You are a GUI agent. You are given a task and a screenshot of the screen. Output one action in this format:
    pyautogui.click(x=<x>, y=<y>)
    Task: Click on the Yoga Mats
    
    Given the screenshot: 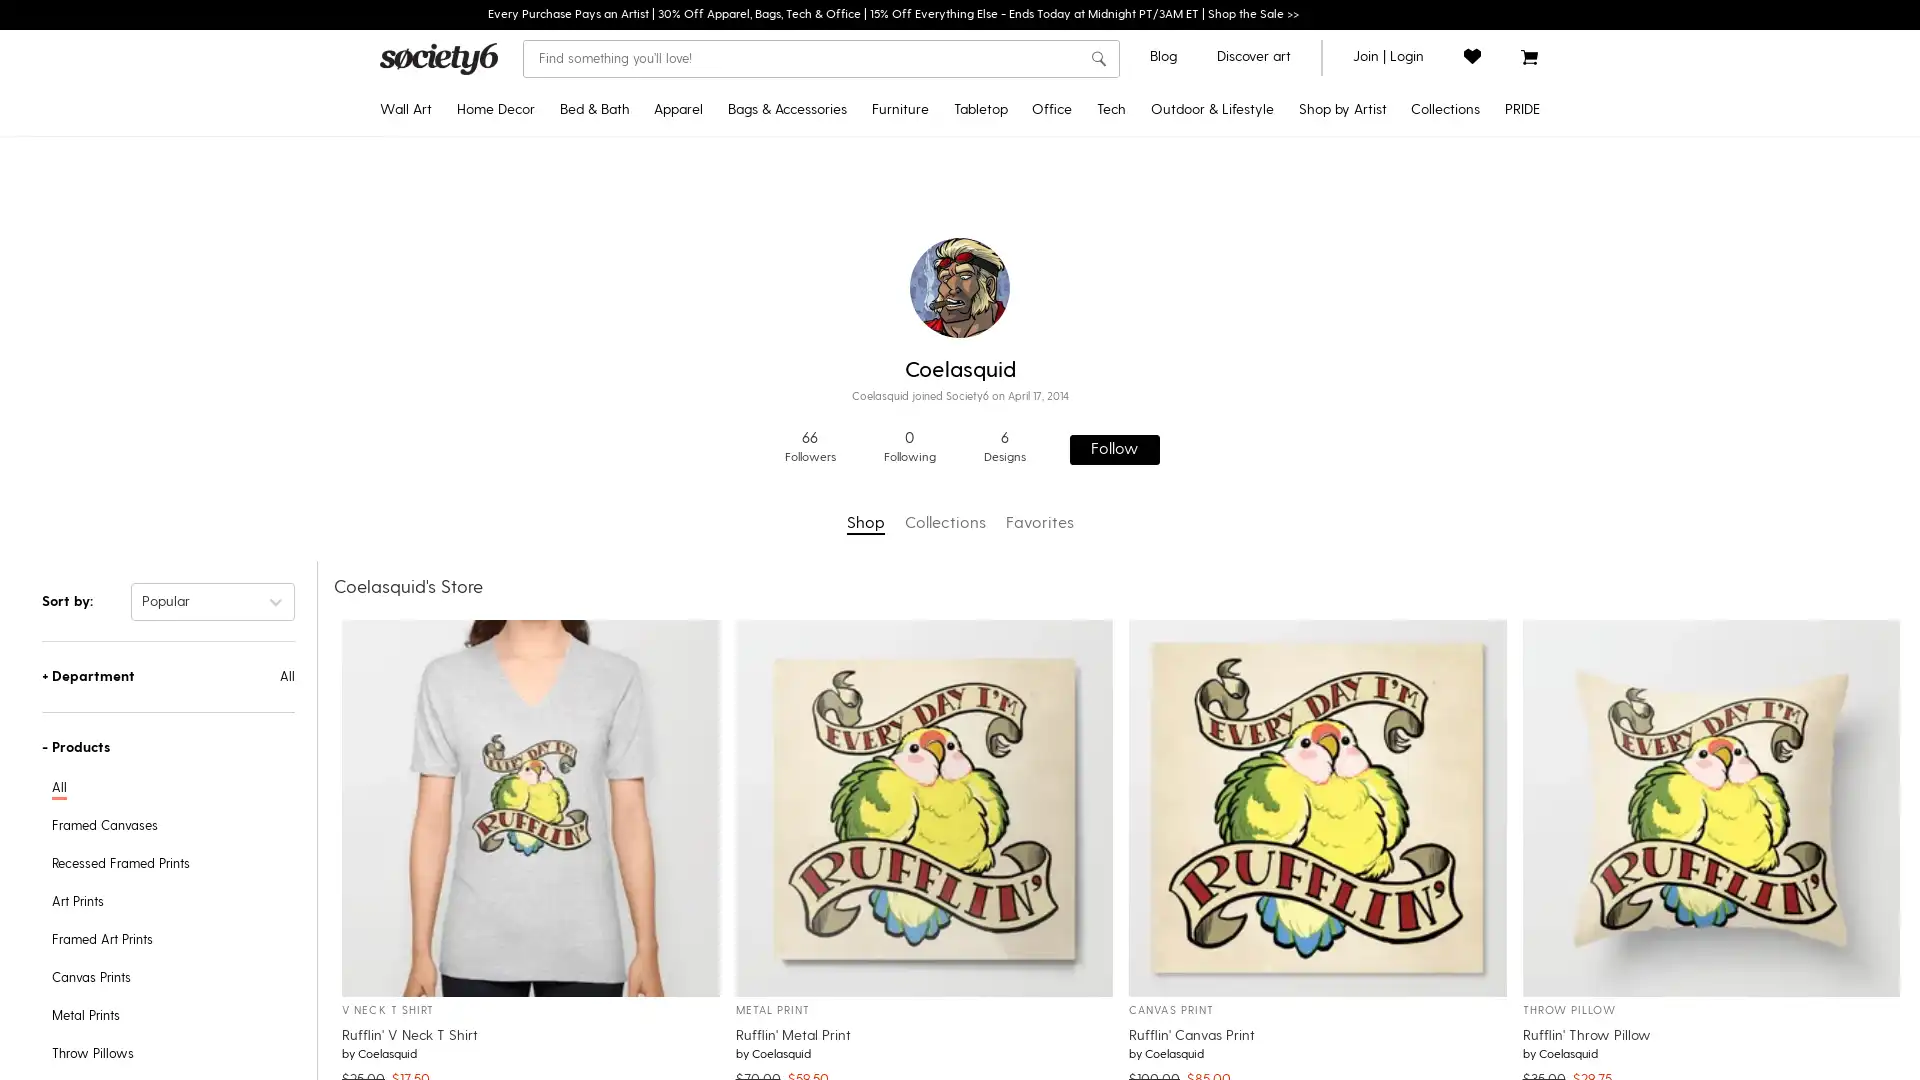 What is the action you would take?
    pyautogui.click(x=1238, y=193)
    